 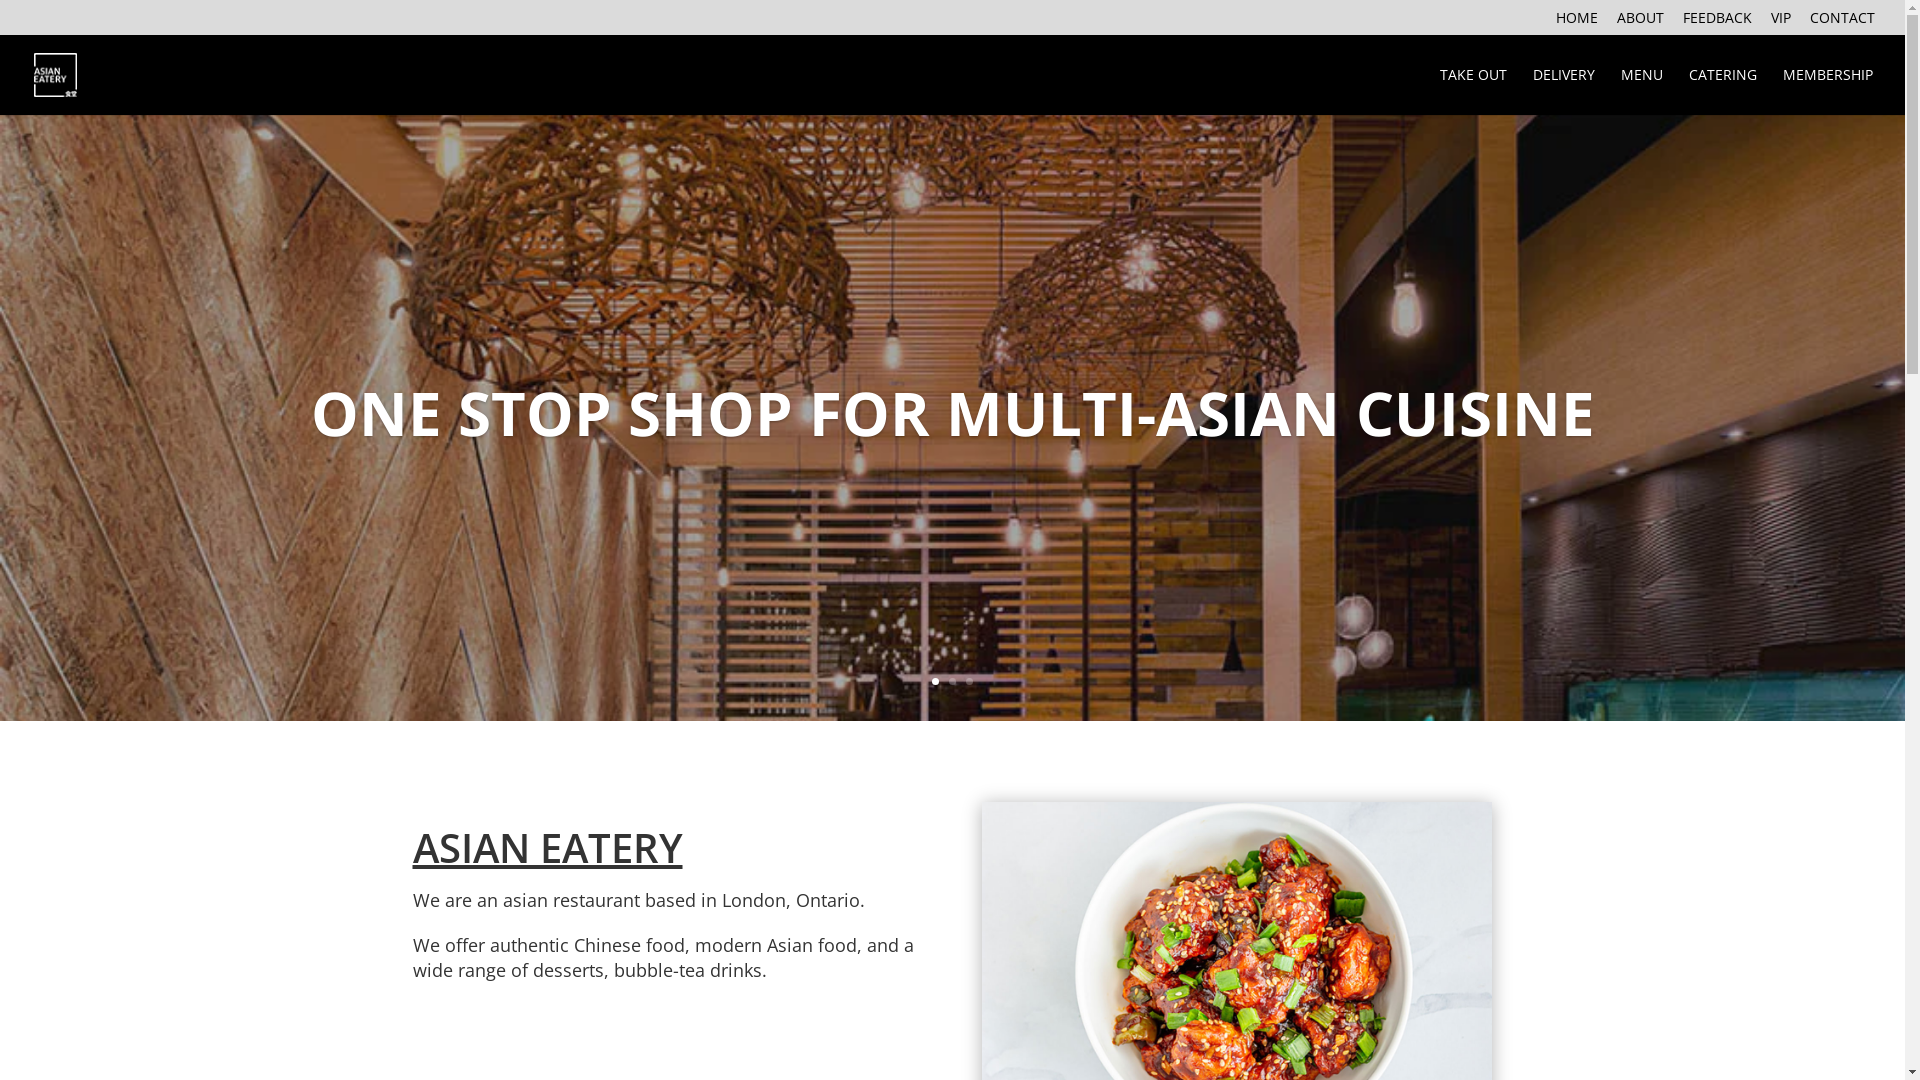 I want to click on '2', so click(x=951, y=680).